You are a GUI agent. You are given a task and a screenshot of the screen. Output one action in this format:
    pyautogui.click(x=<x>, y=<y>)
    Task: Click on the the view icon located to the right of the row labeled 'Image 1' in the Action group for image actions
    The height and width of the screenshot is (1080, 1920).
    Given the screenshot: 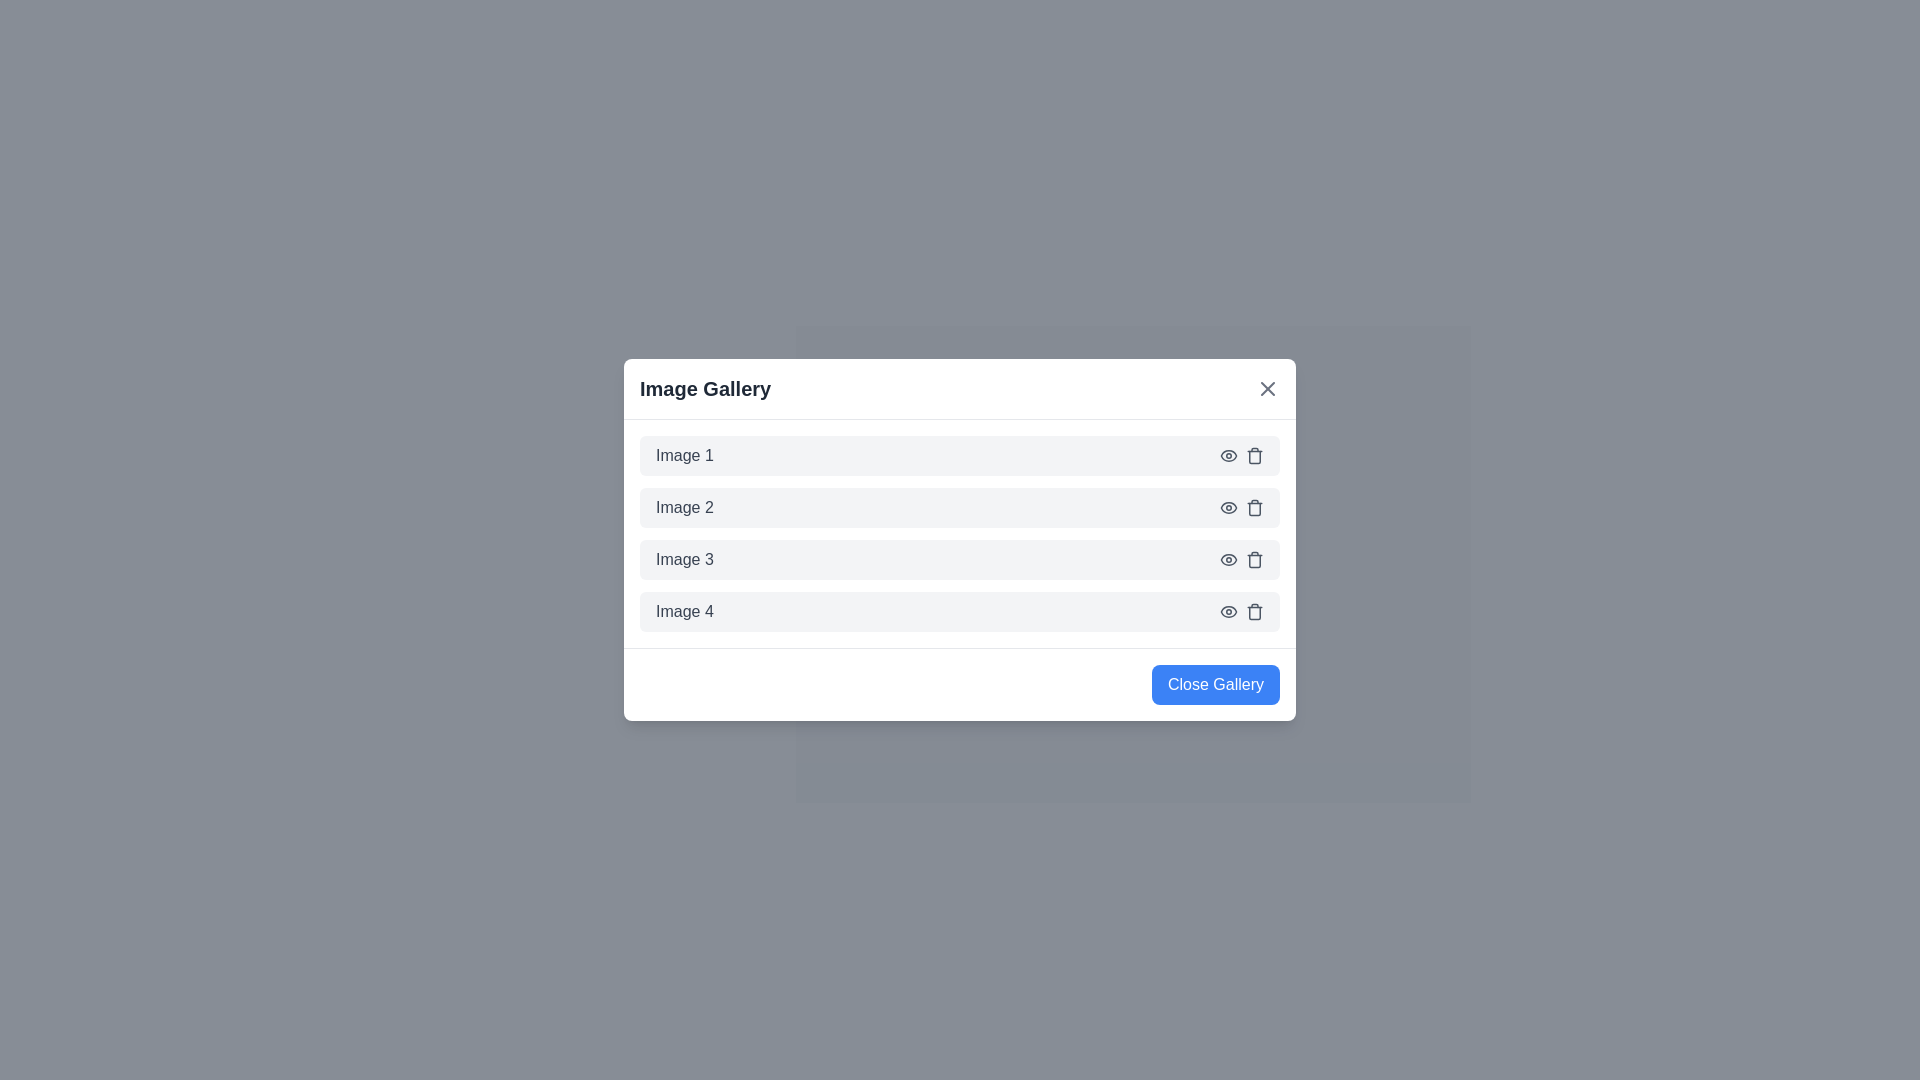 What is the action you would take?
    pyautogui.click(x=1241, y=455)
    